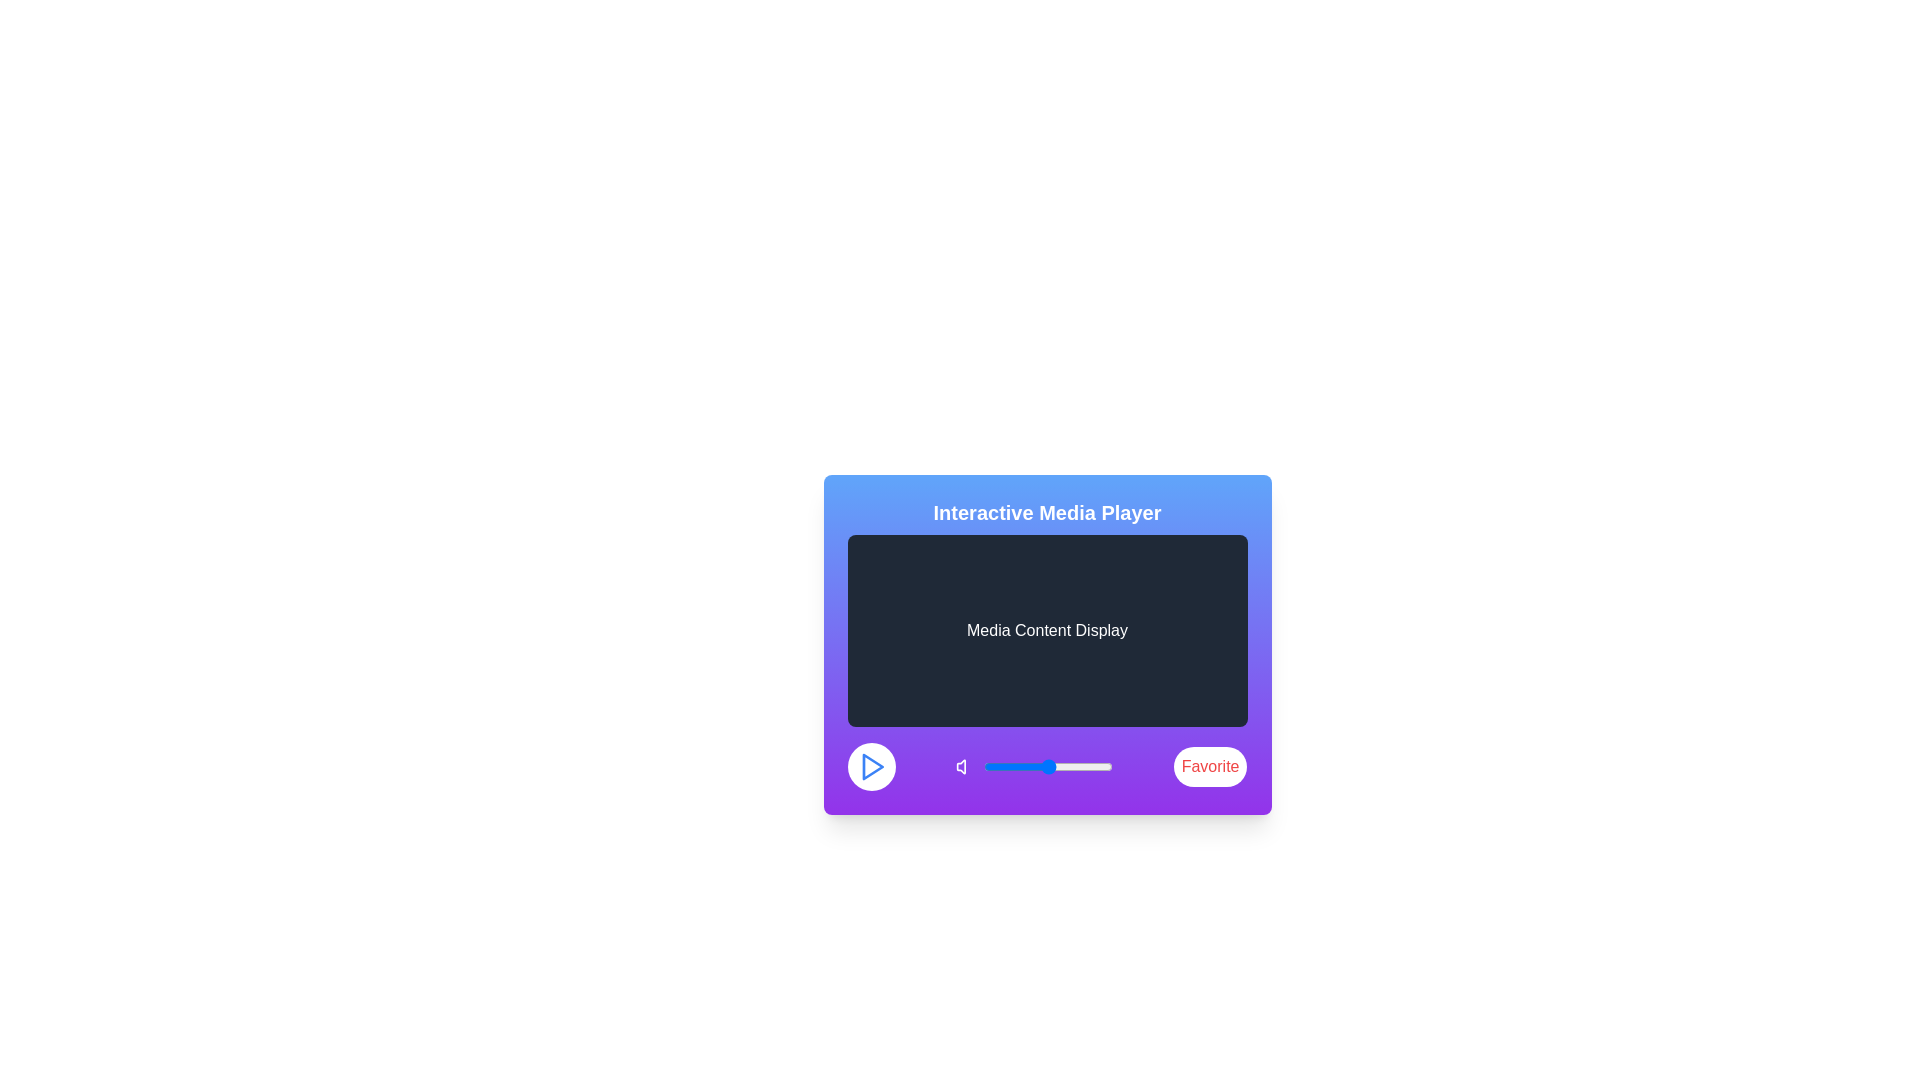 The height and width of the screenshot is (1080, 1920). I want to click on the Play icon located at the bottom left corner of the media player interface, so click(871, 766).